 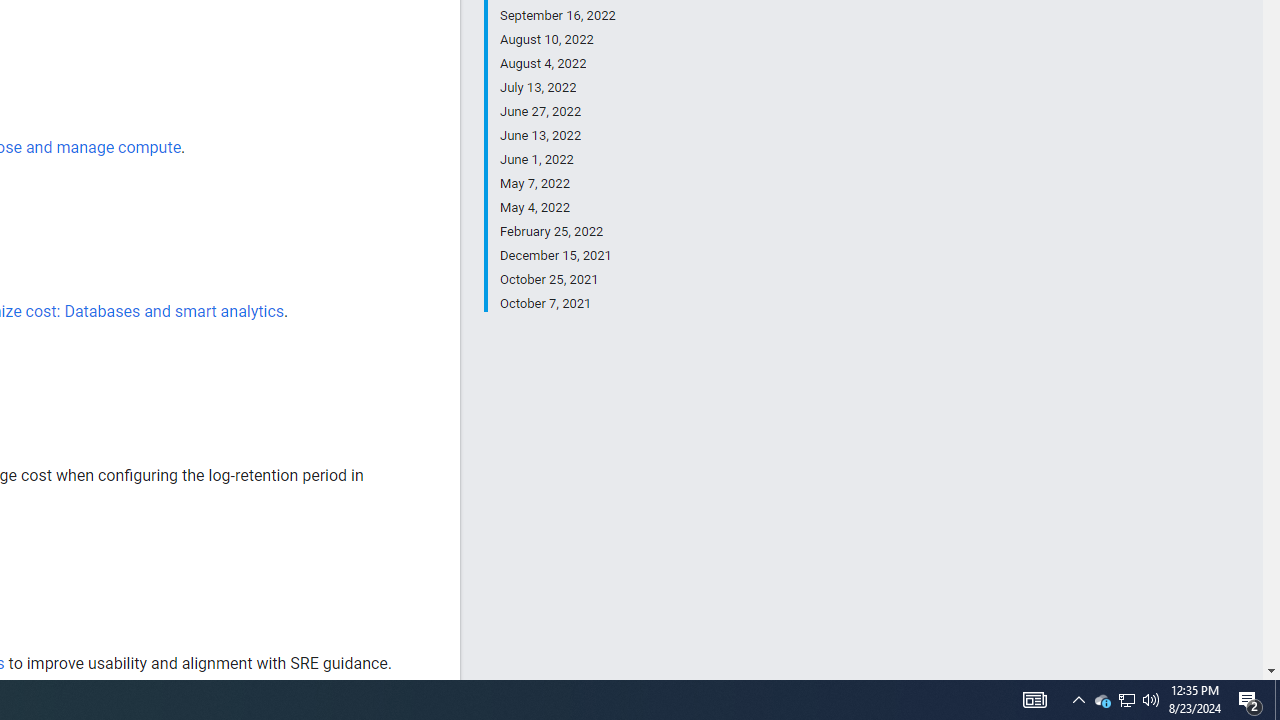 I want to click on 'December 15, 2021', so click(x=557, y=254).